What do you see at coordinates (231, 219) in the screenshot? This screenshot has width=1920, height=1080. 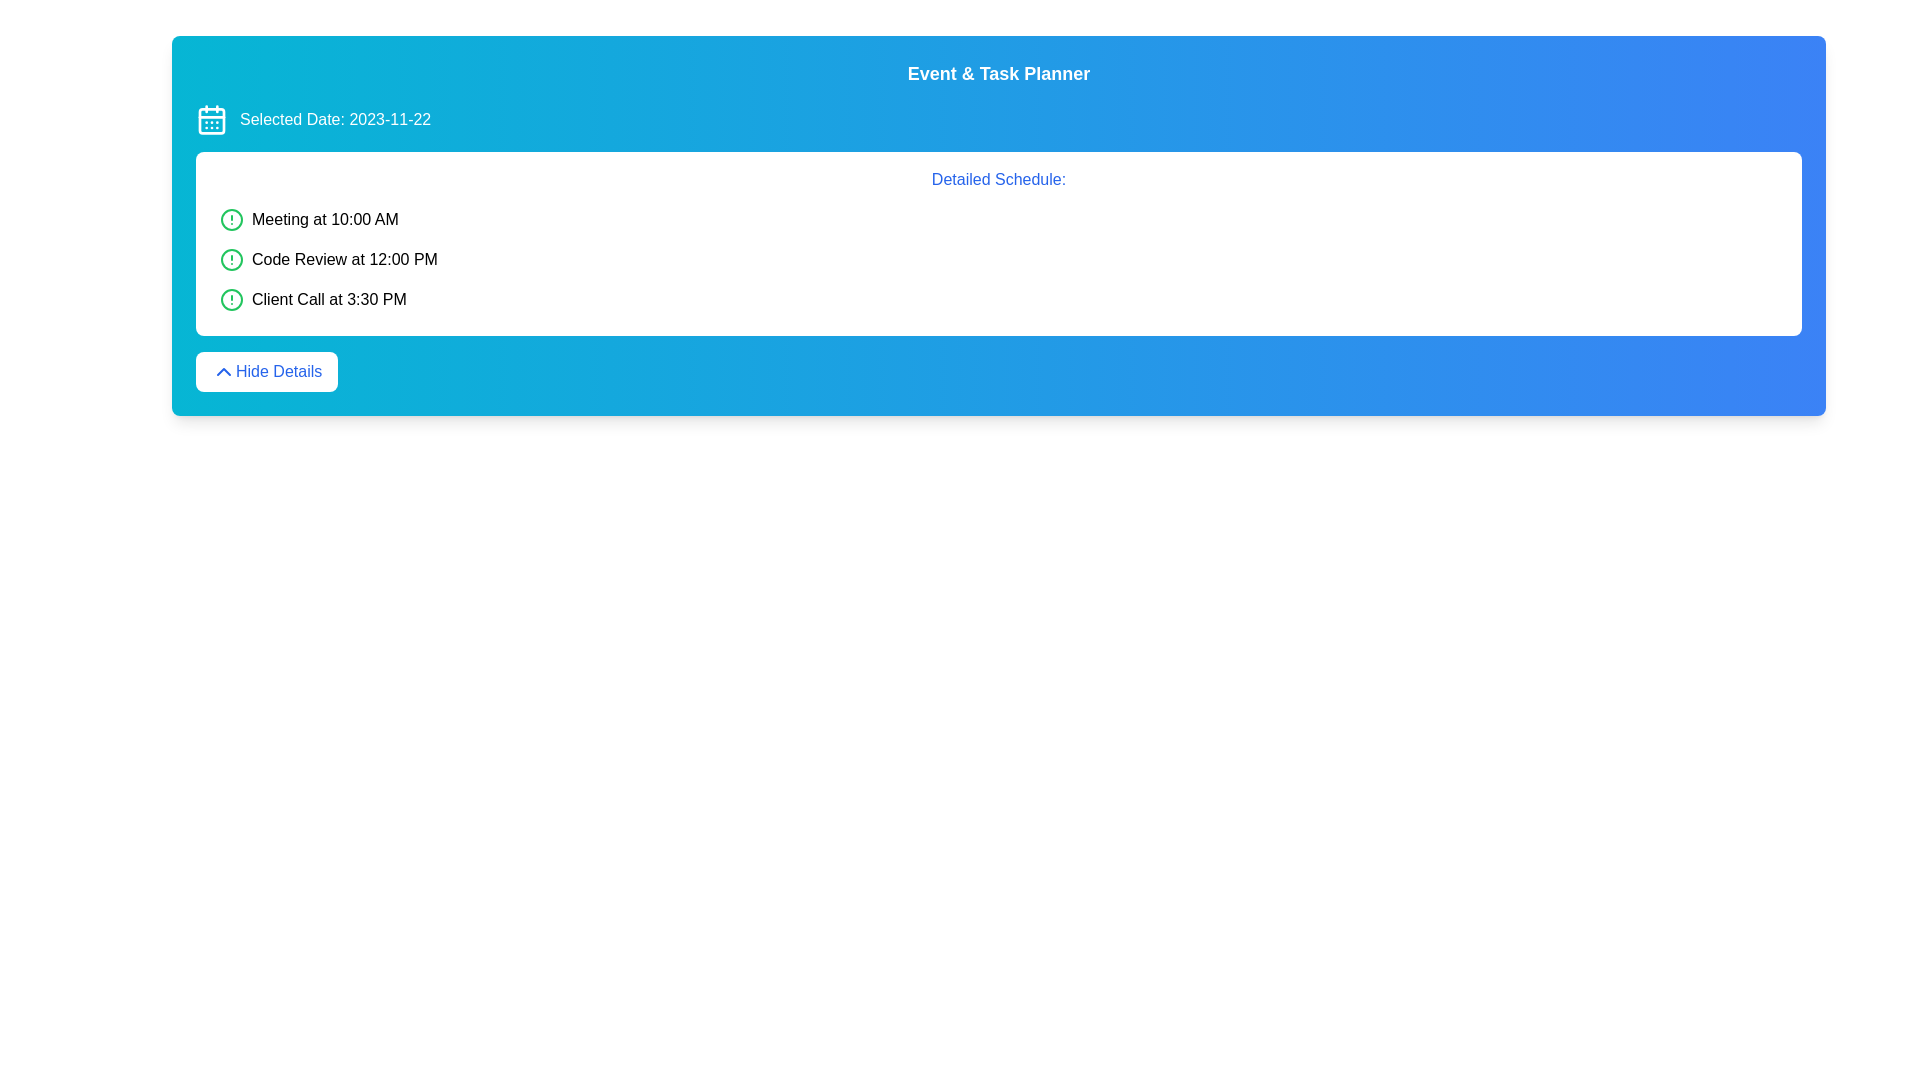 I see `the SVG Circle Element that serves as a visual indicator for the event 'Meeting at 10:00 AM', located to the left of the event text` at bounding box center [231, 219].